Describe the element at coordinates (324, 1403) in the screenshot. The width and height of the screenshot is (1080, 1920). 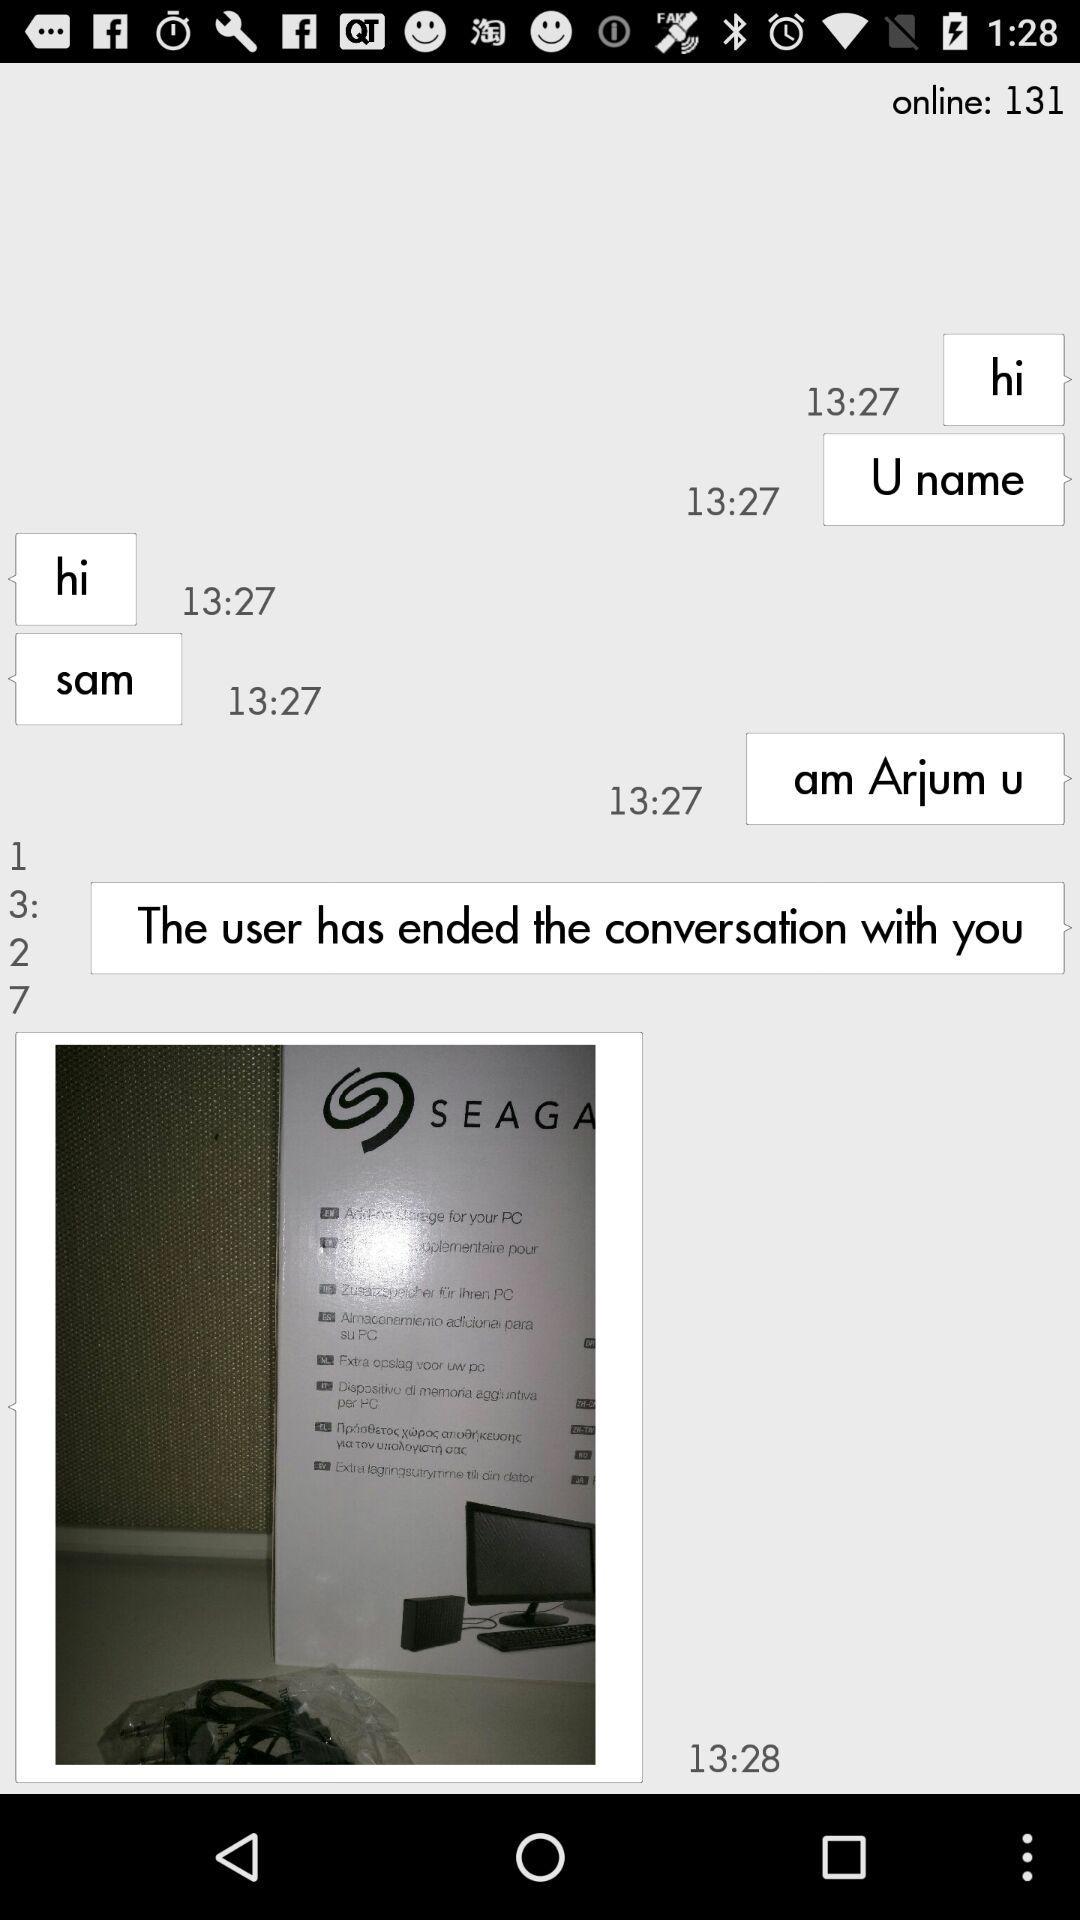
I see `enlarge photo` at that location.